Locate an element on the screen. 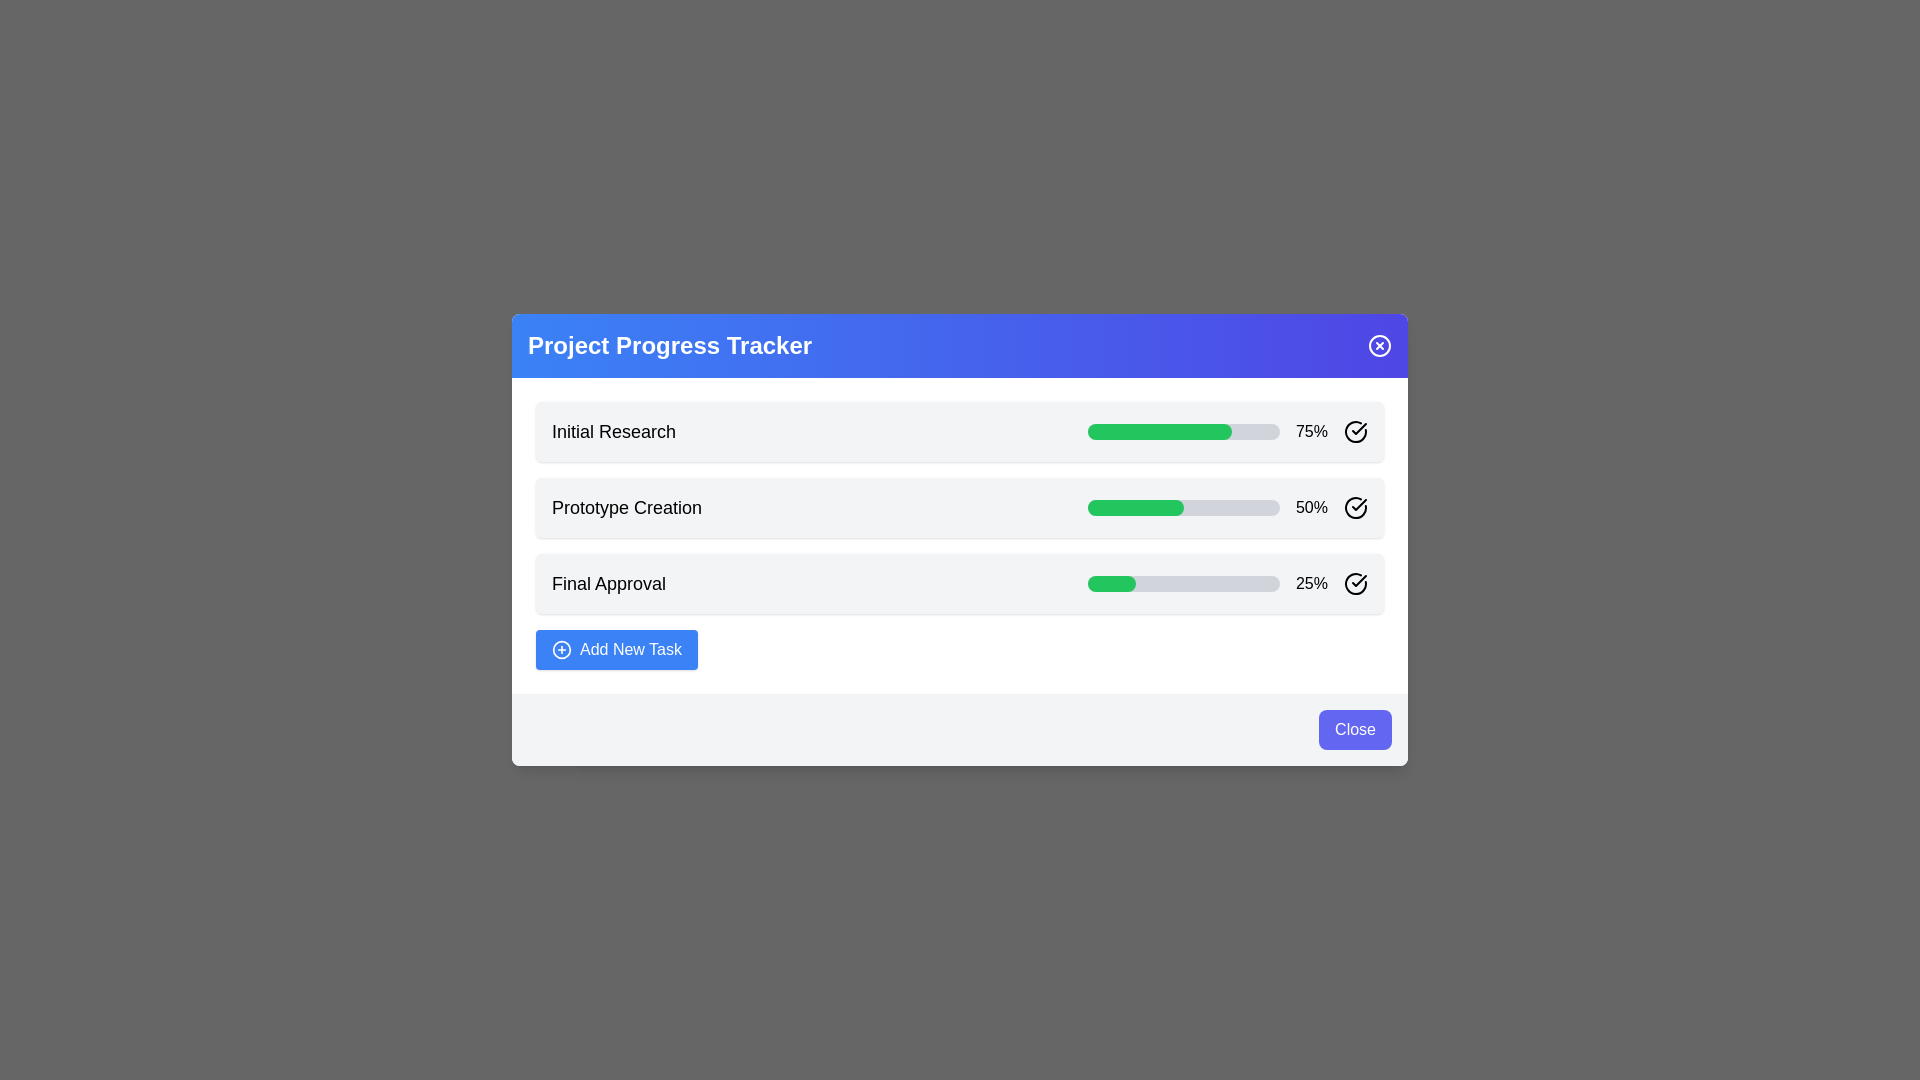 This screenshot has width=1920, height=1080. the text label displaying 'Project Progress Tracker' in bold white font on a blue gradient background, positioned at the top of the panel is located at coordinates (670, 345).